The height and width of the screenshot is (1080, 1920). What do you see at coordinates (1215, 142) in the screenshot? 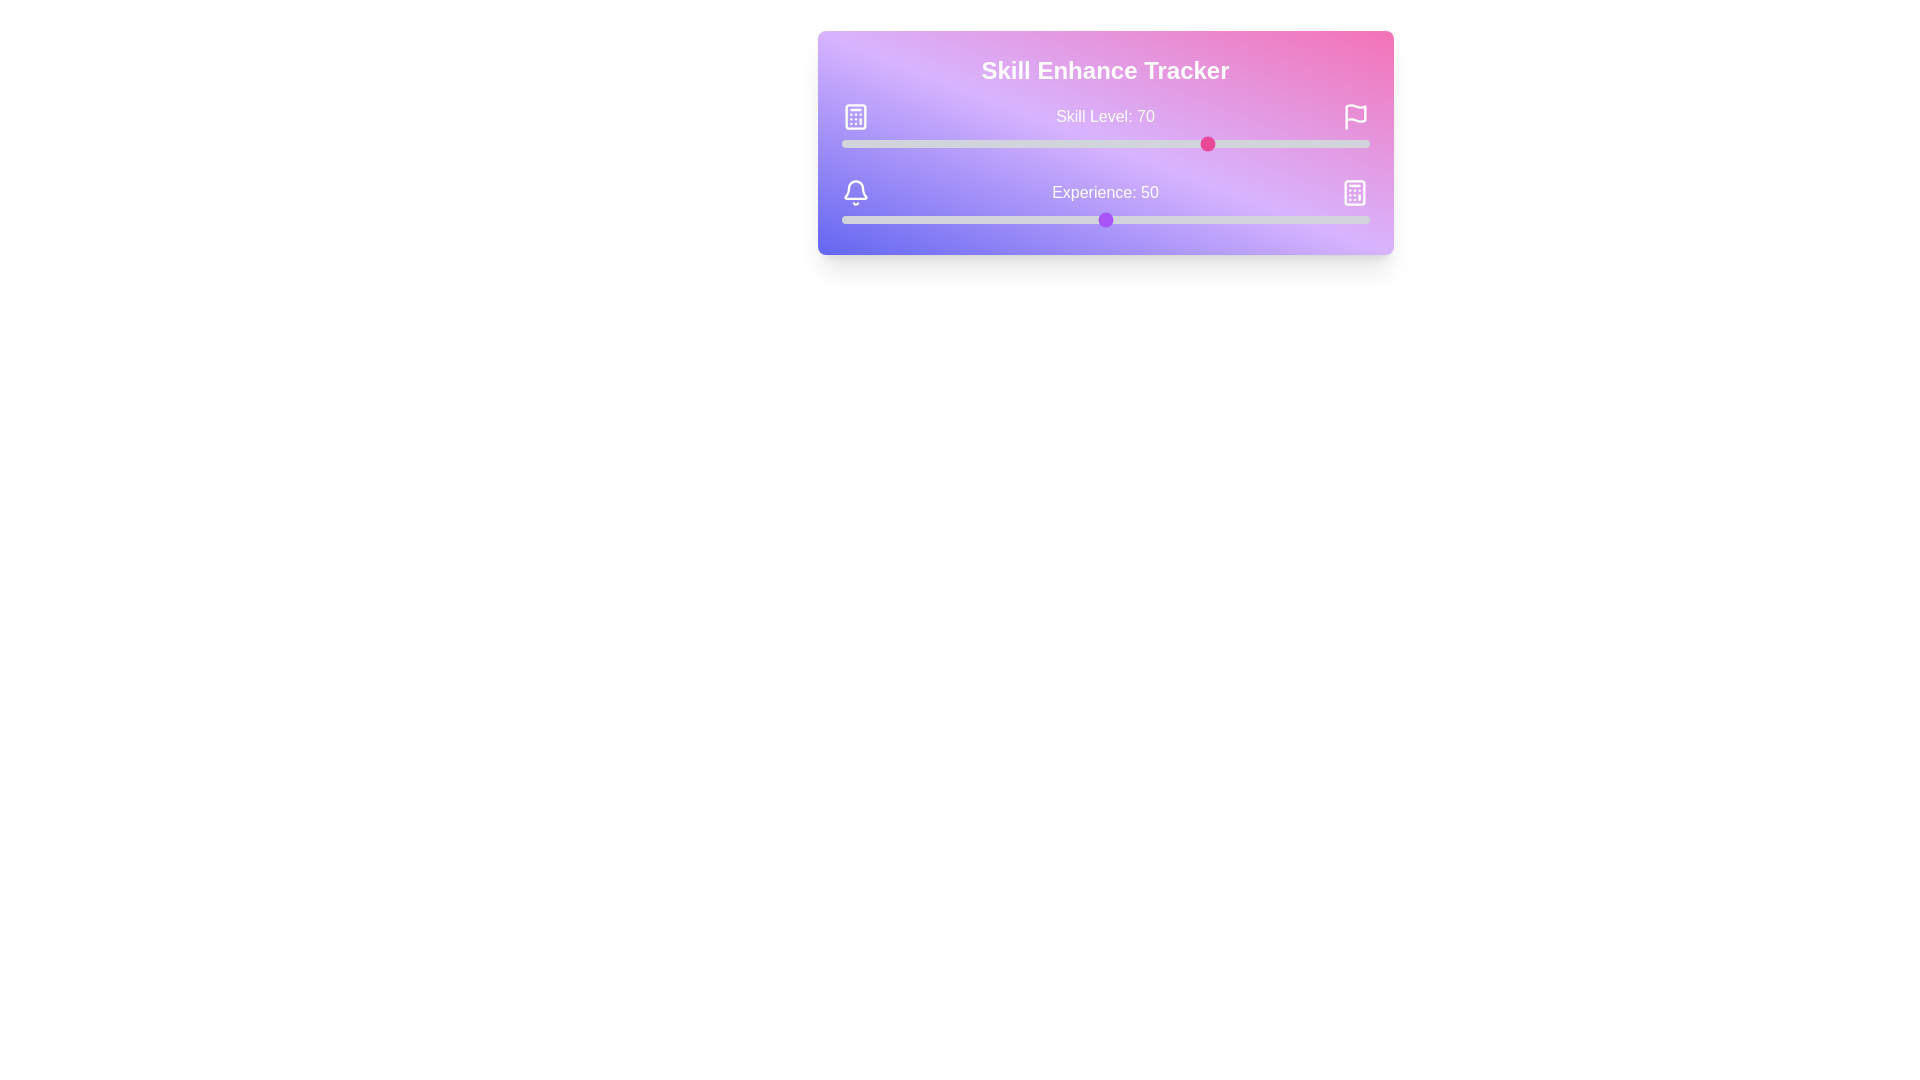
I see `the skill level slider to 71, where 71 is a value between 0 and 100` at bounding box center [1215, 142].